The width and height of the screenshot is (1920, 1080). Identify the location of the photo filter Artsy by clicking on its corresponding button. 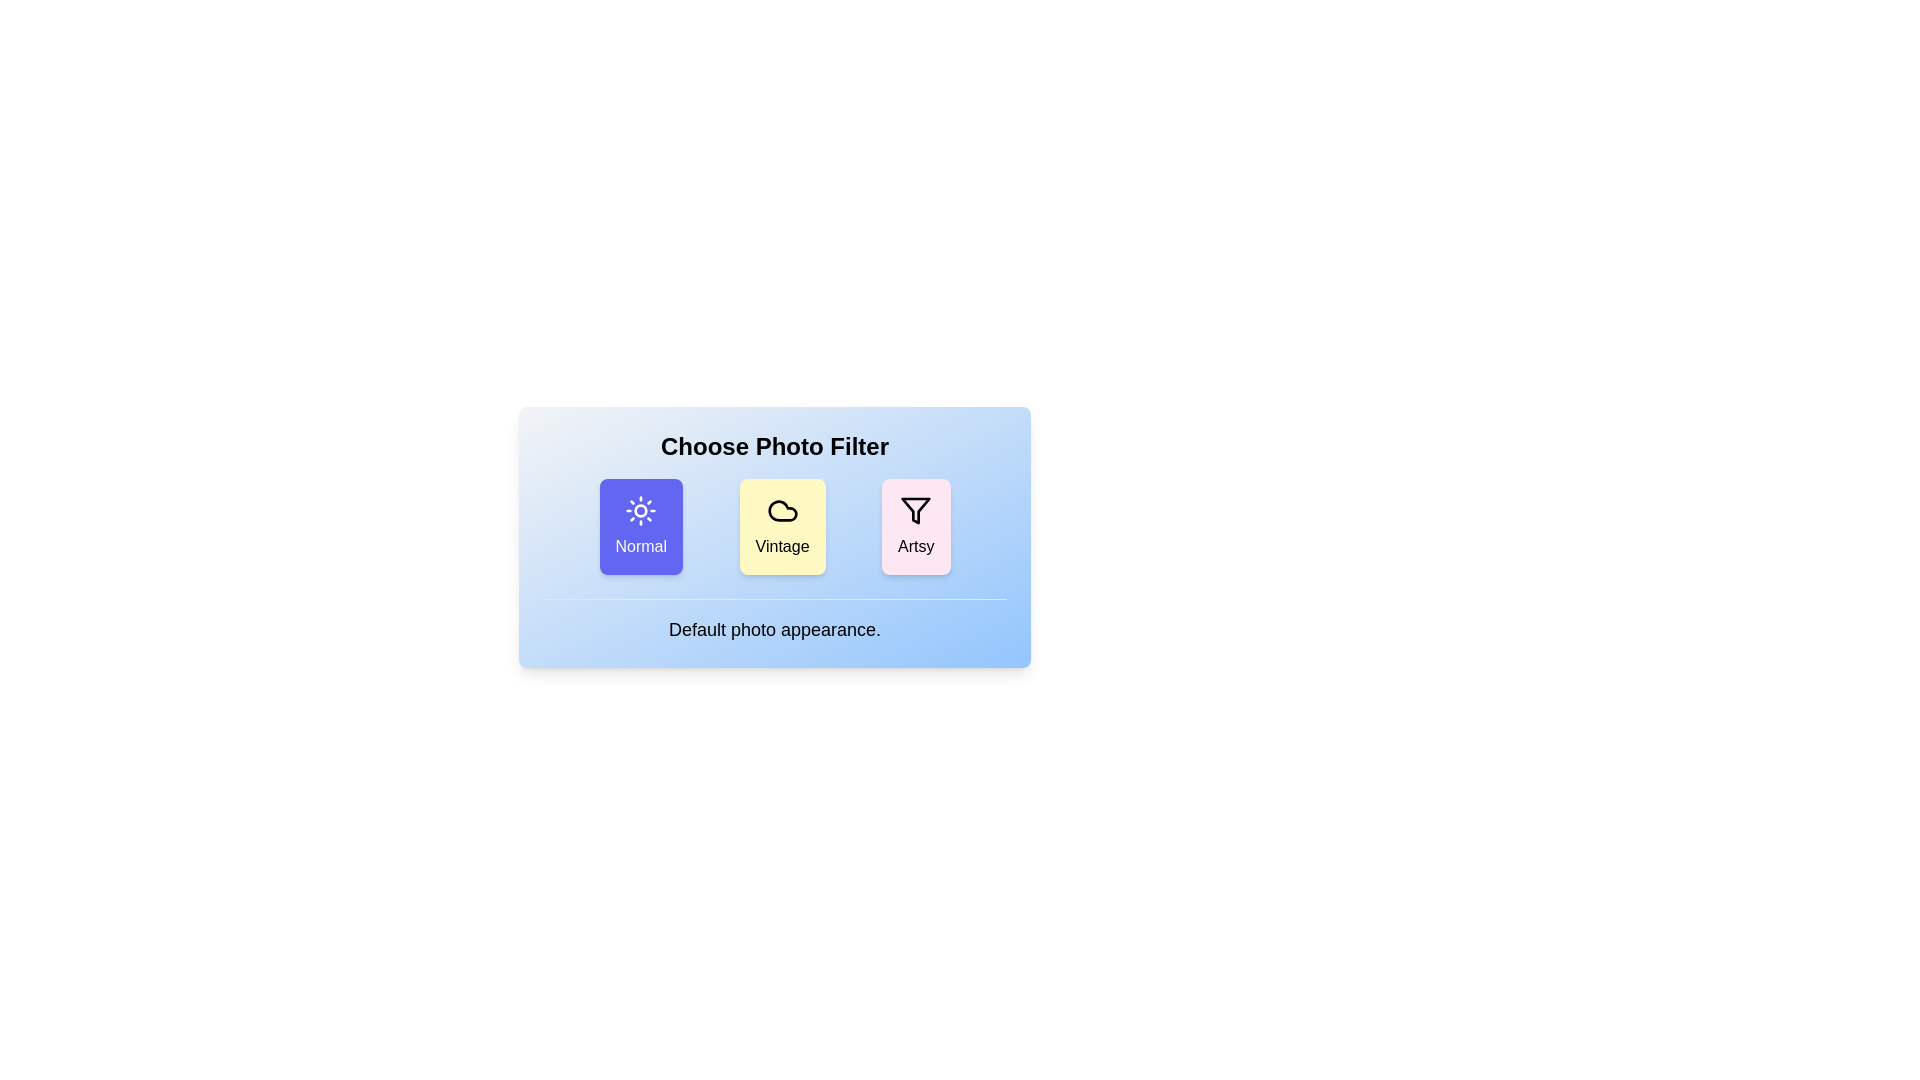
(915, 526).